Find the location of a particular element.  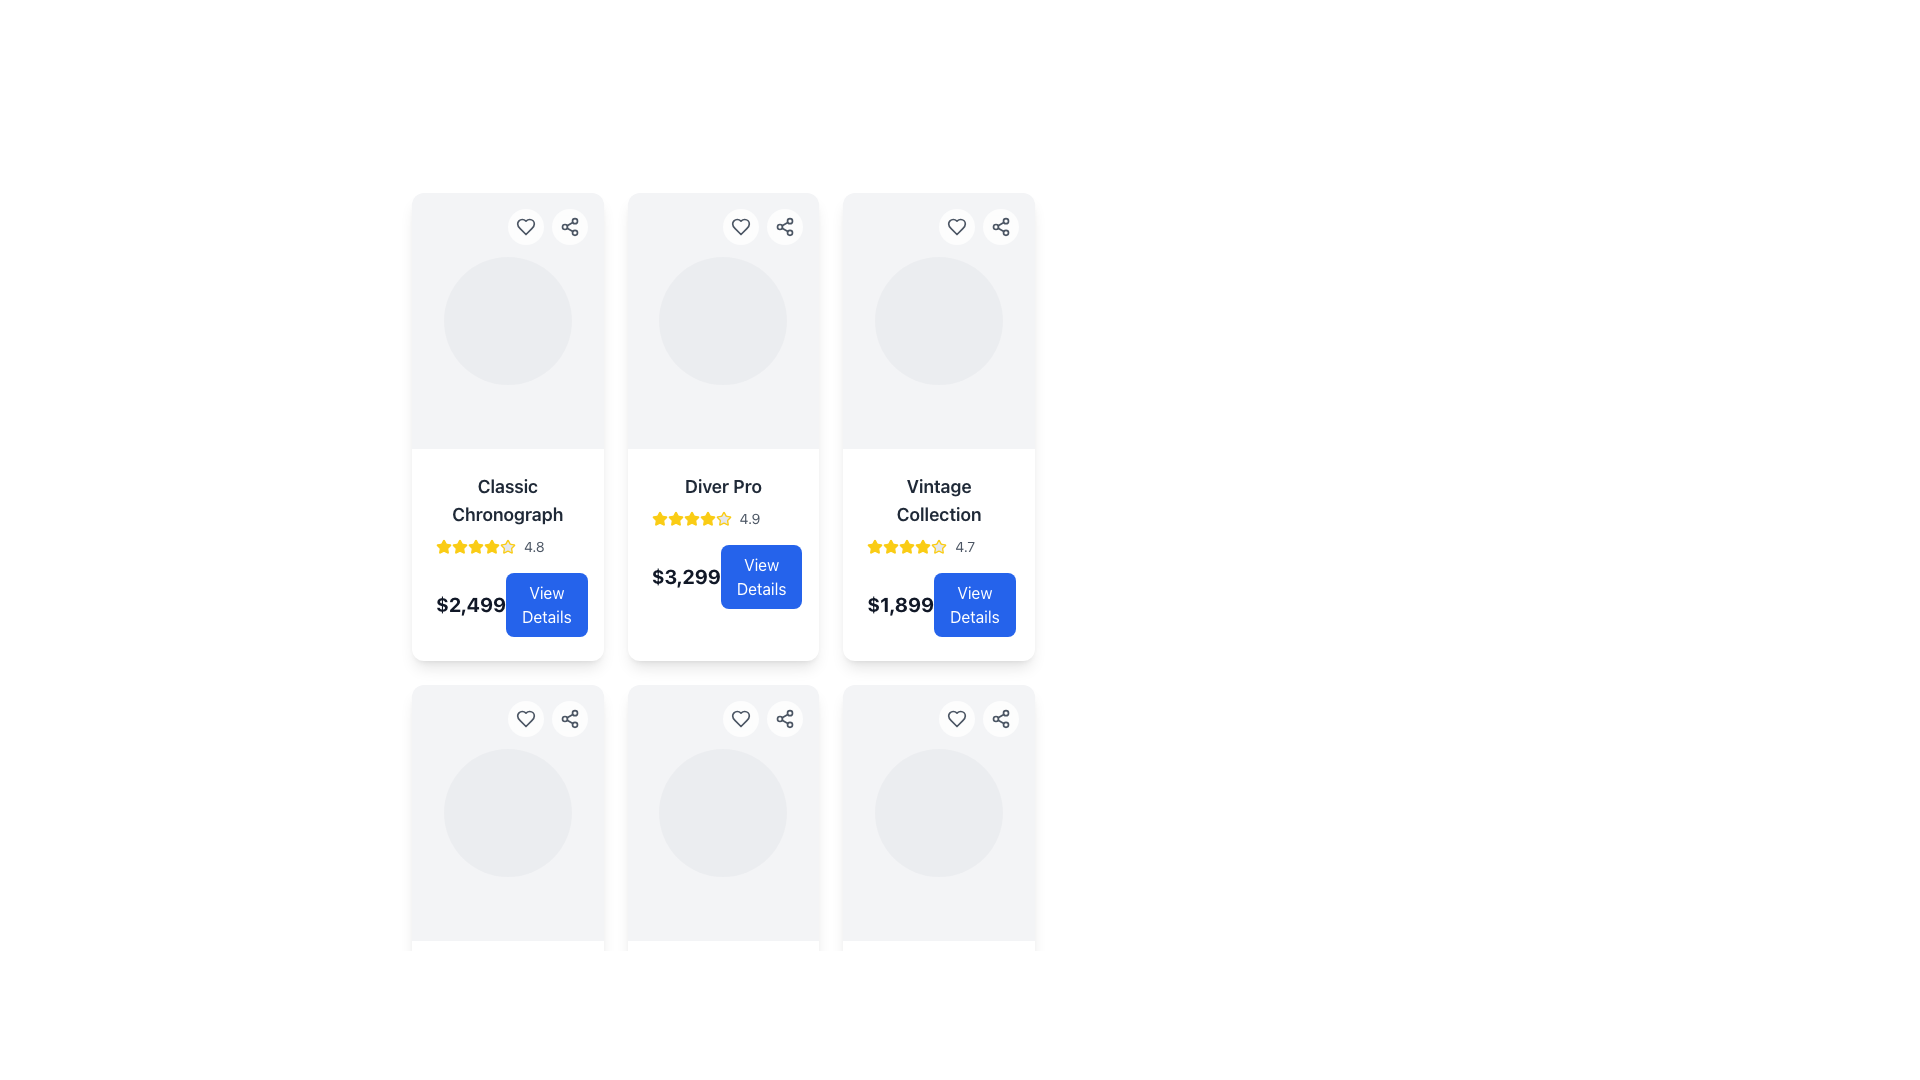

the 'View Details' button in the pricing section of the 'Vintage Collection' product card is located at coordinates (938, 604).